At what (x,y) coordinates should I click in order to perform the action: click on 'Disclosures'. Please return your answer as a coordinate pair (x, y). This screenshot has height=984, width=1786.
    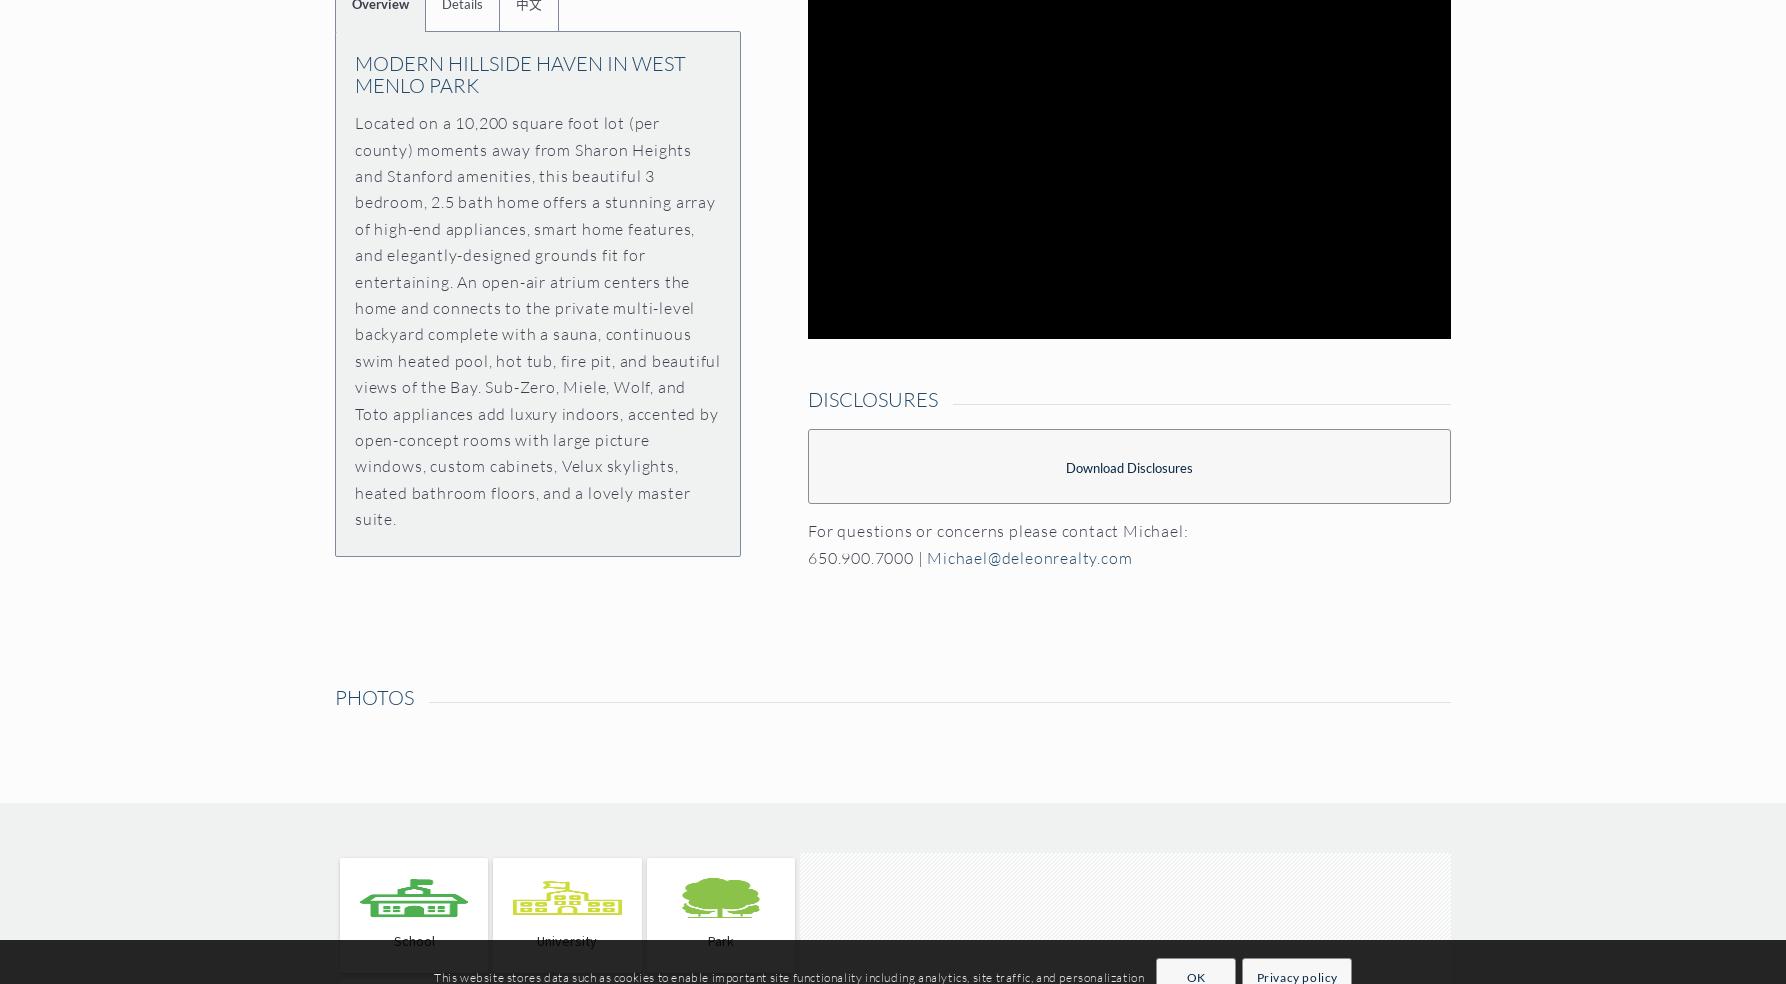
    Looking at the image, I should click on (871, 398).